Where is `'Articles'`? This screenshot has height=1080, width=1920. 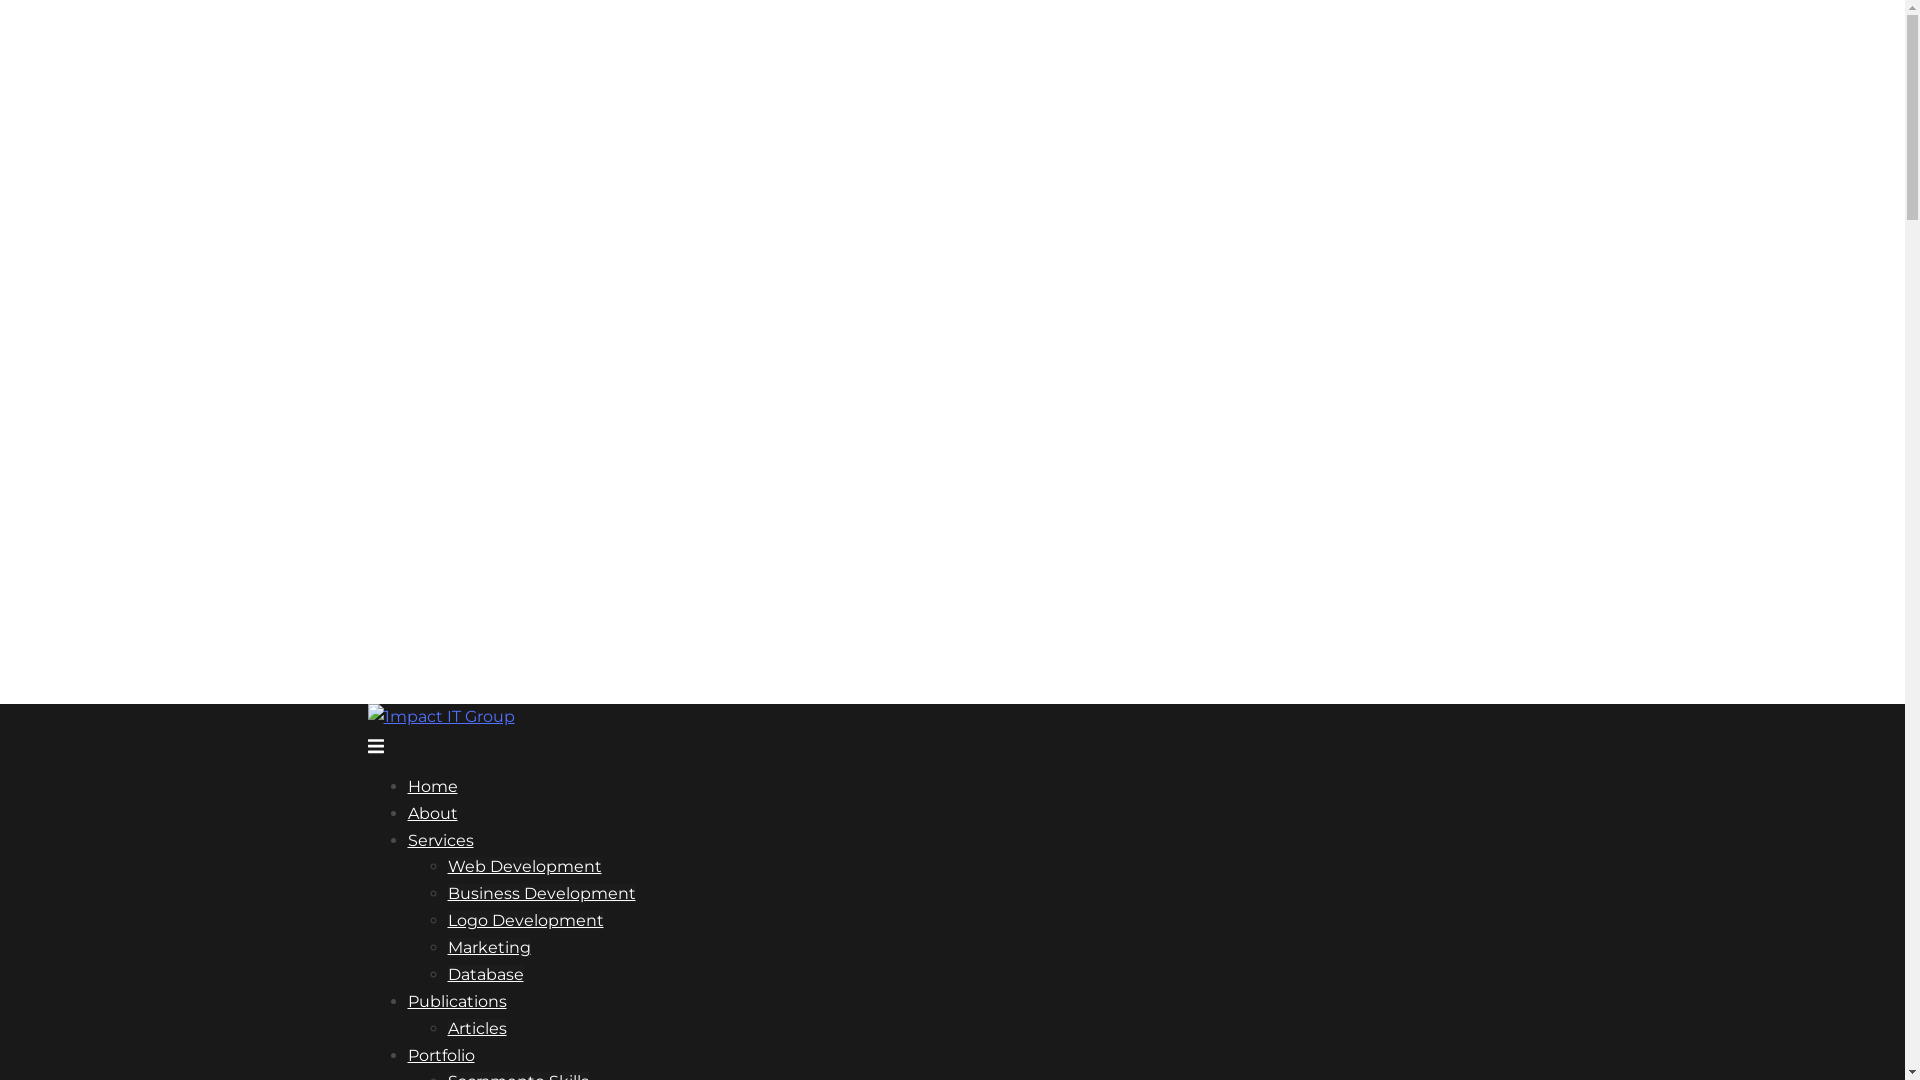
'Articles' is located at coordinates (476, 1028).